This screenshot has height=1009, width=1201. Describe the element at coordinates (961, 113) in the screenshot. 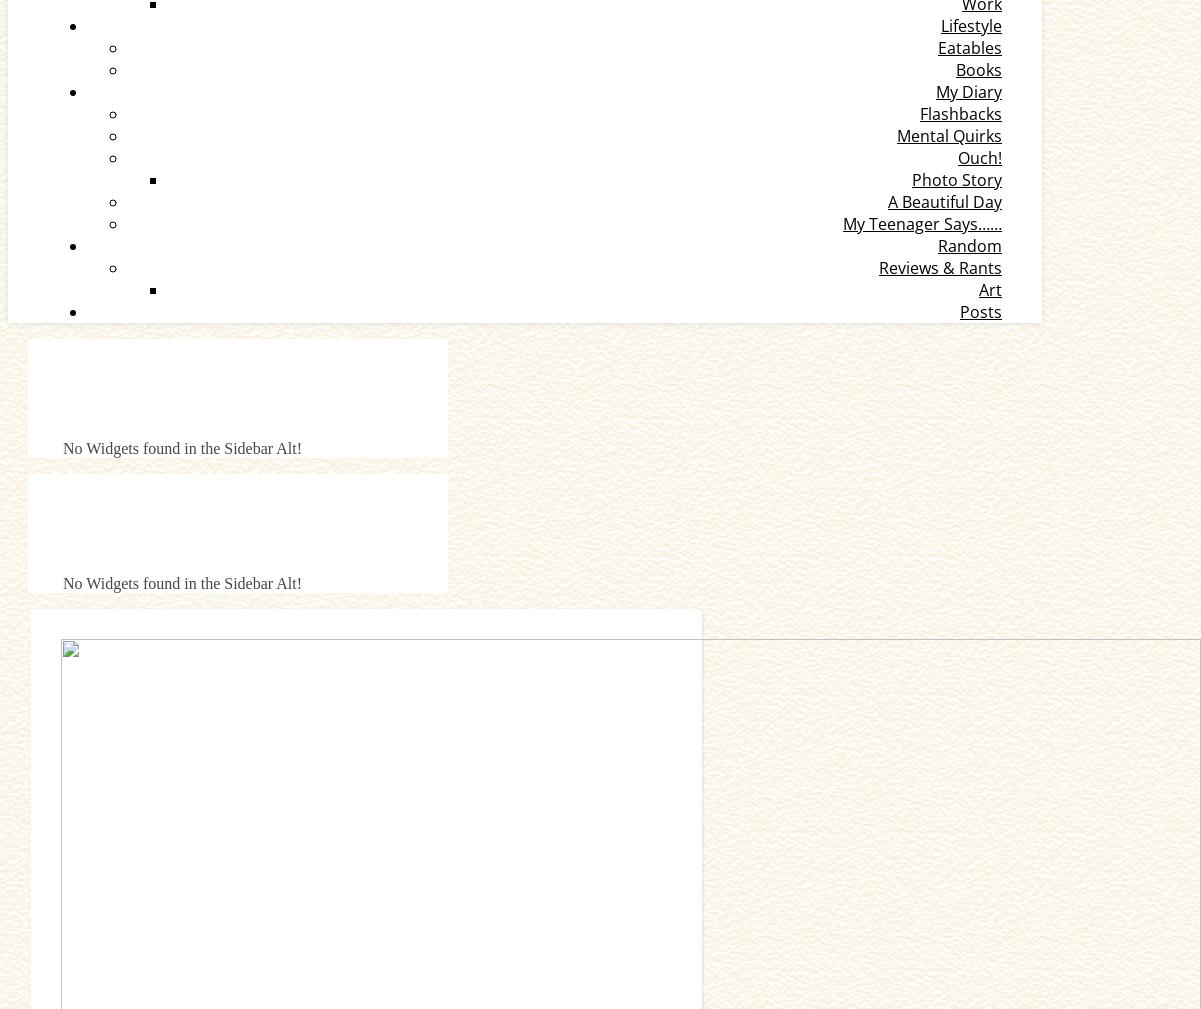

I see `'Flashbacks'` at that location.